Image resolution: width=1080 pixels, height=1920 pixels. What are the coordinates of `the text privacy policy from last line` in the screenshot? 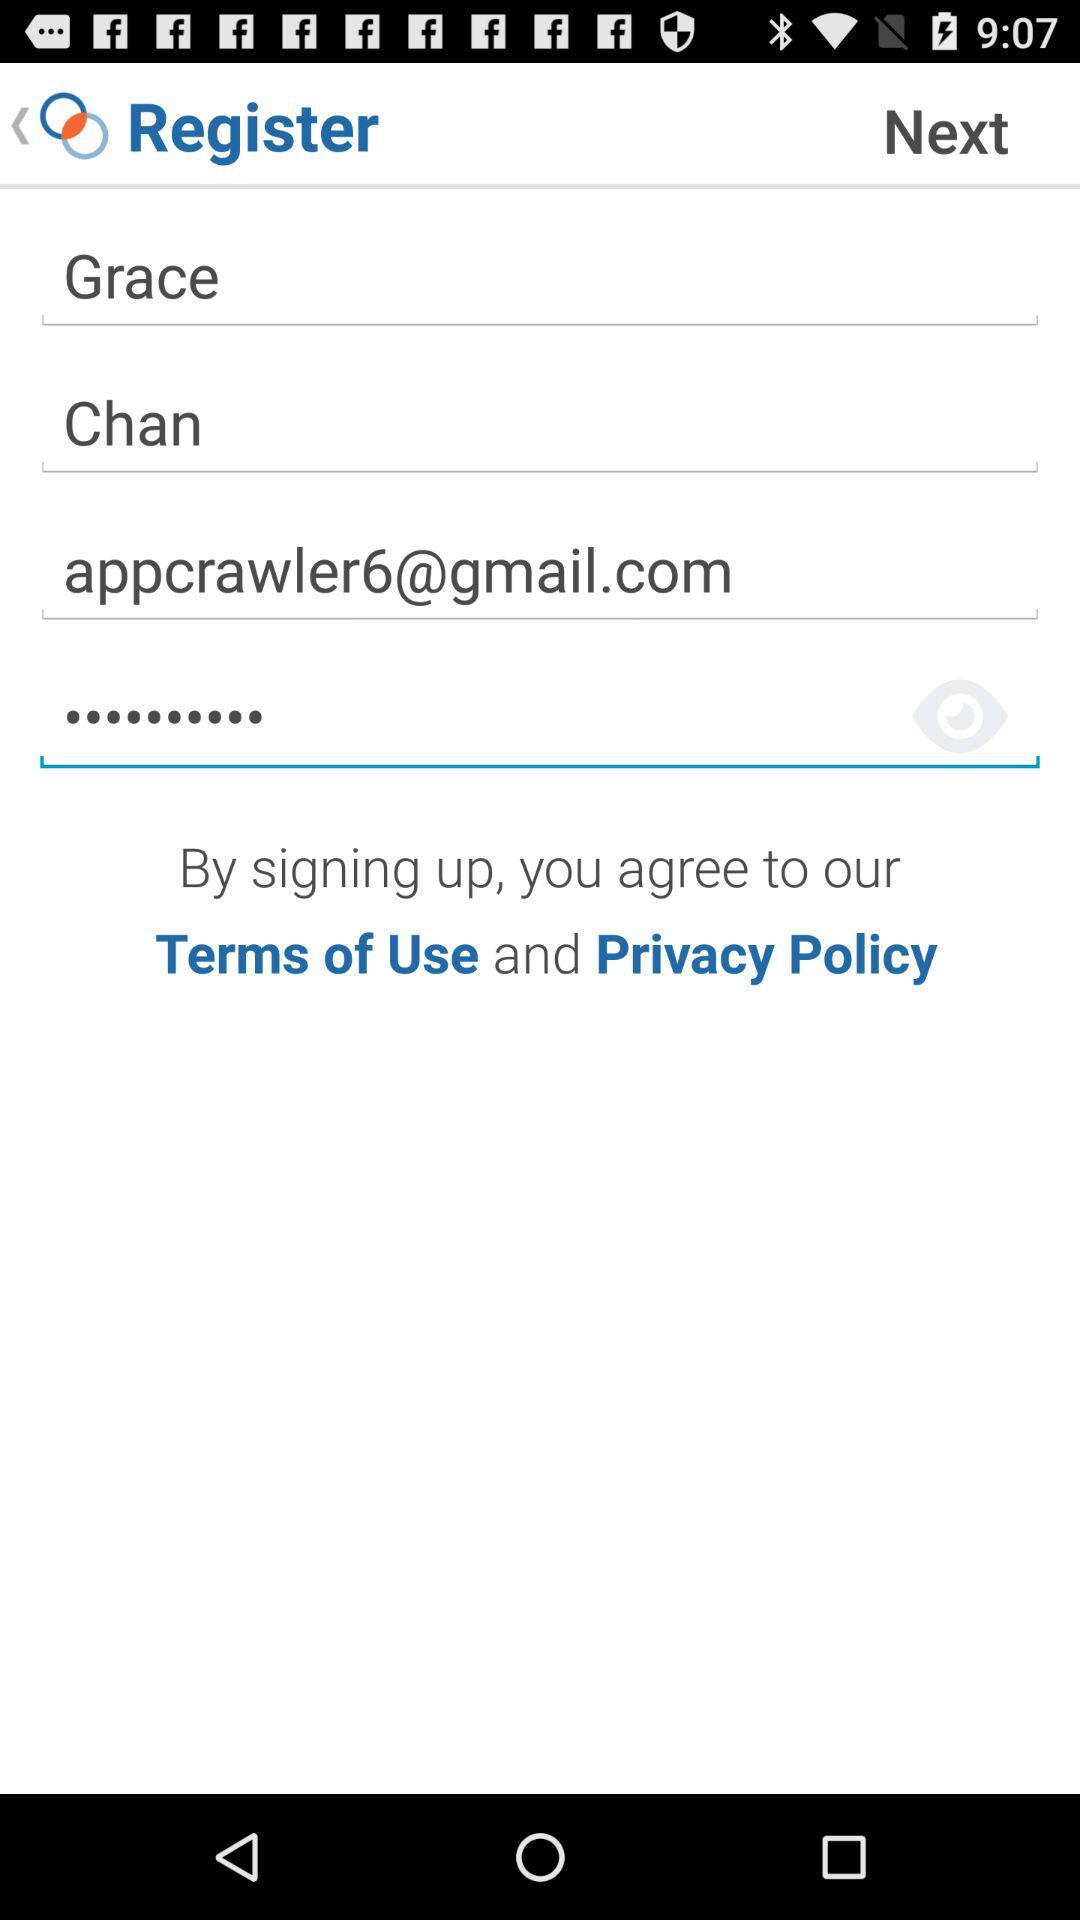 It's located at (766, 951).